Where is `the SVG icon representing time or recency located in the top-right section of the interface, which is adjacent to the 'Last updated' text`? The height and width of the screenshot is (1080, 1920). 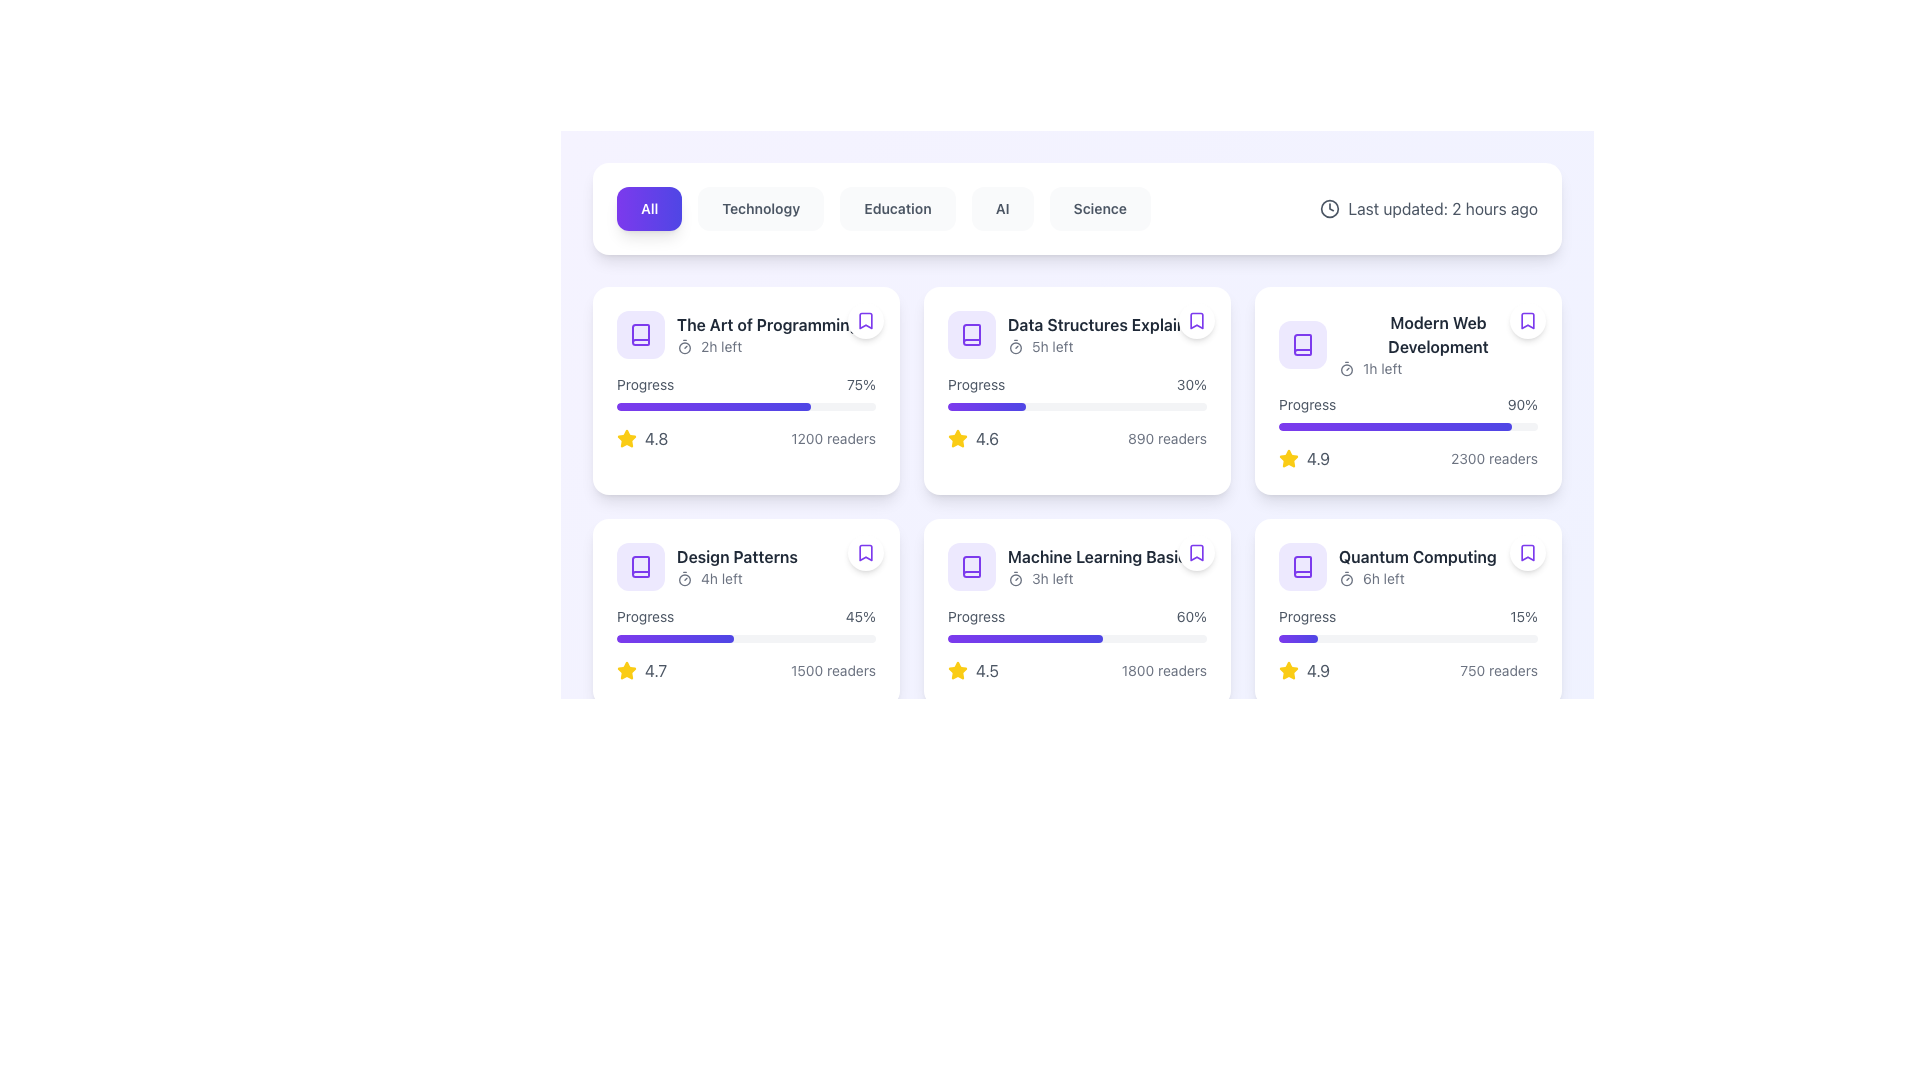
the SVG icon representing time or recency located in the top-right section of the interface, which is adjacent to the 'Last updated' text is located at coordinates (1330, 208).